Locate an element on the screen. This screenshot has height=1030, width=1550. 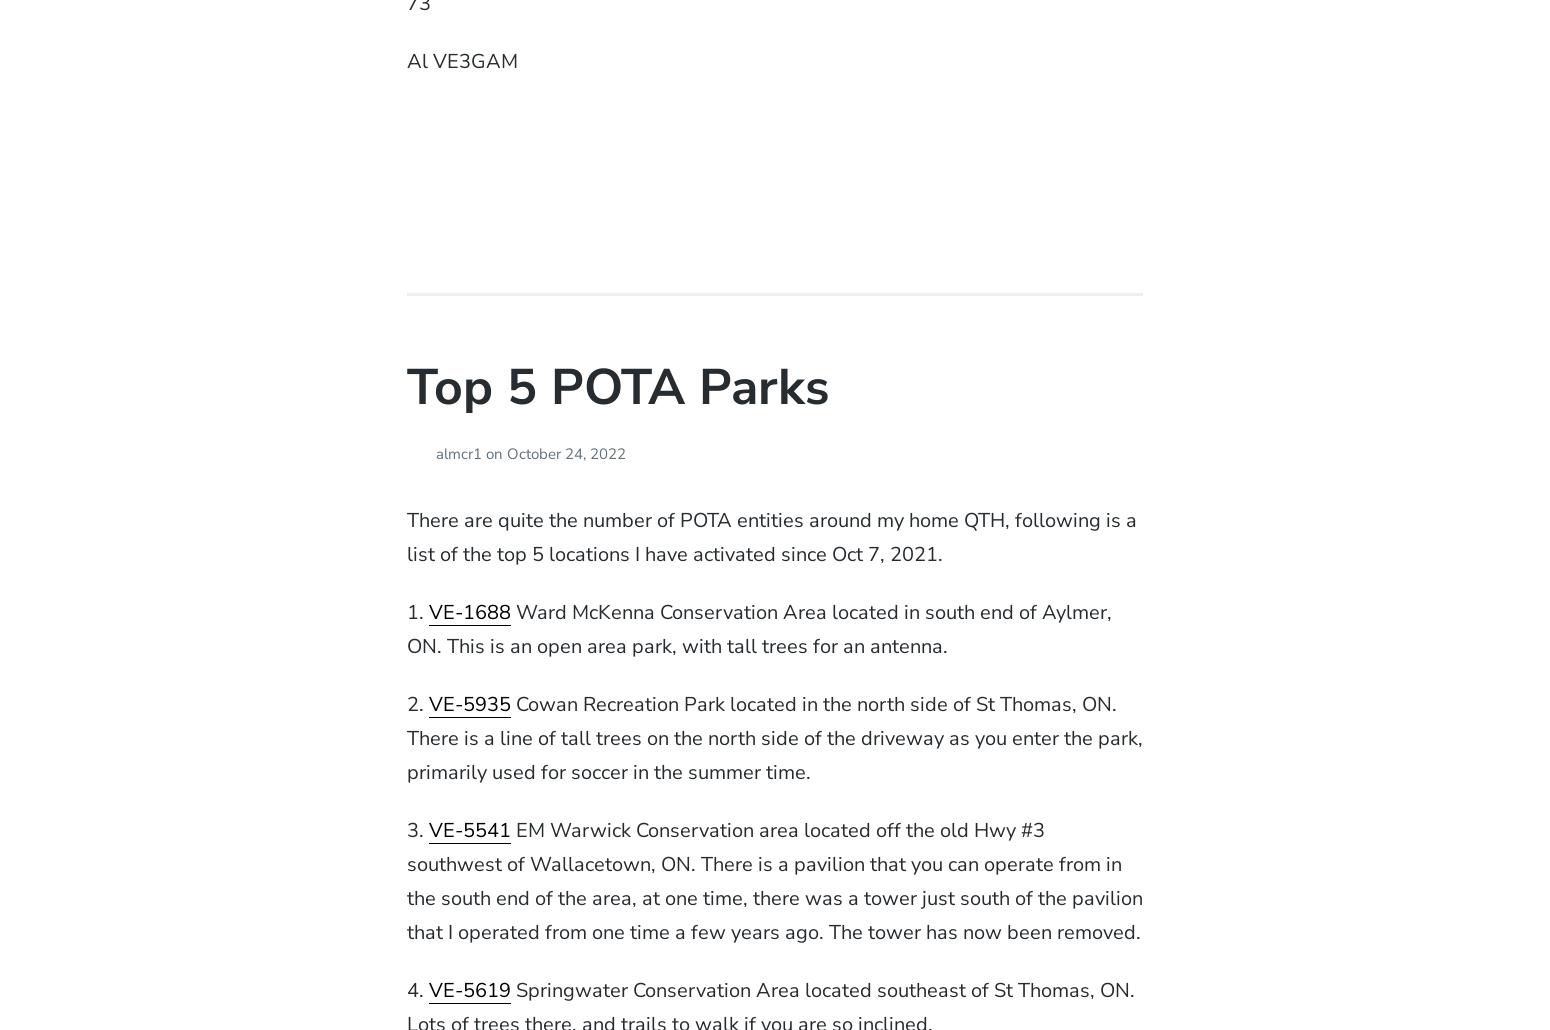
'Al VE3GAM' is located at coordinates (461, 61).